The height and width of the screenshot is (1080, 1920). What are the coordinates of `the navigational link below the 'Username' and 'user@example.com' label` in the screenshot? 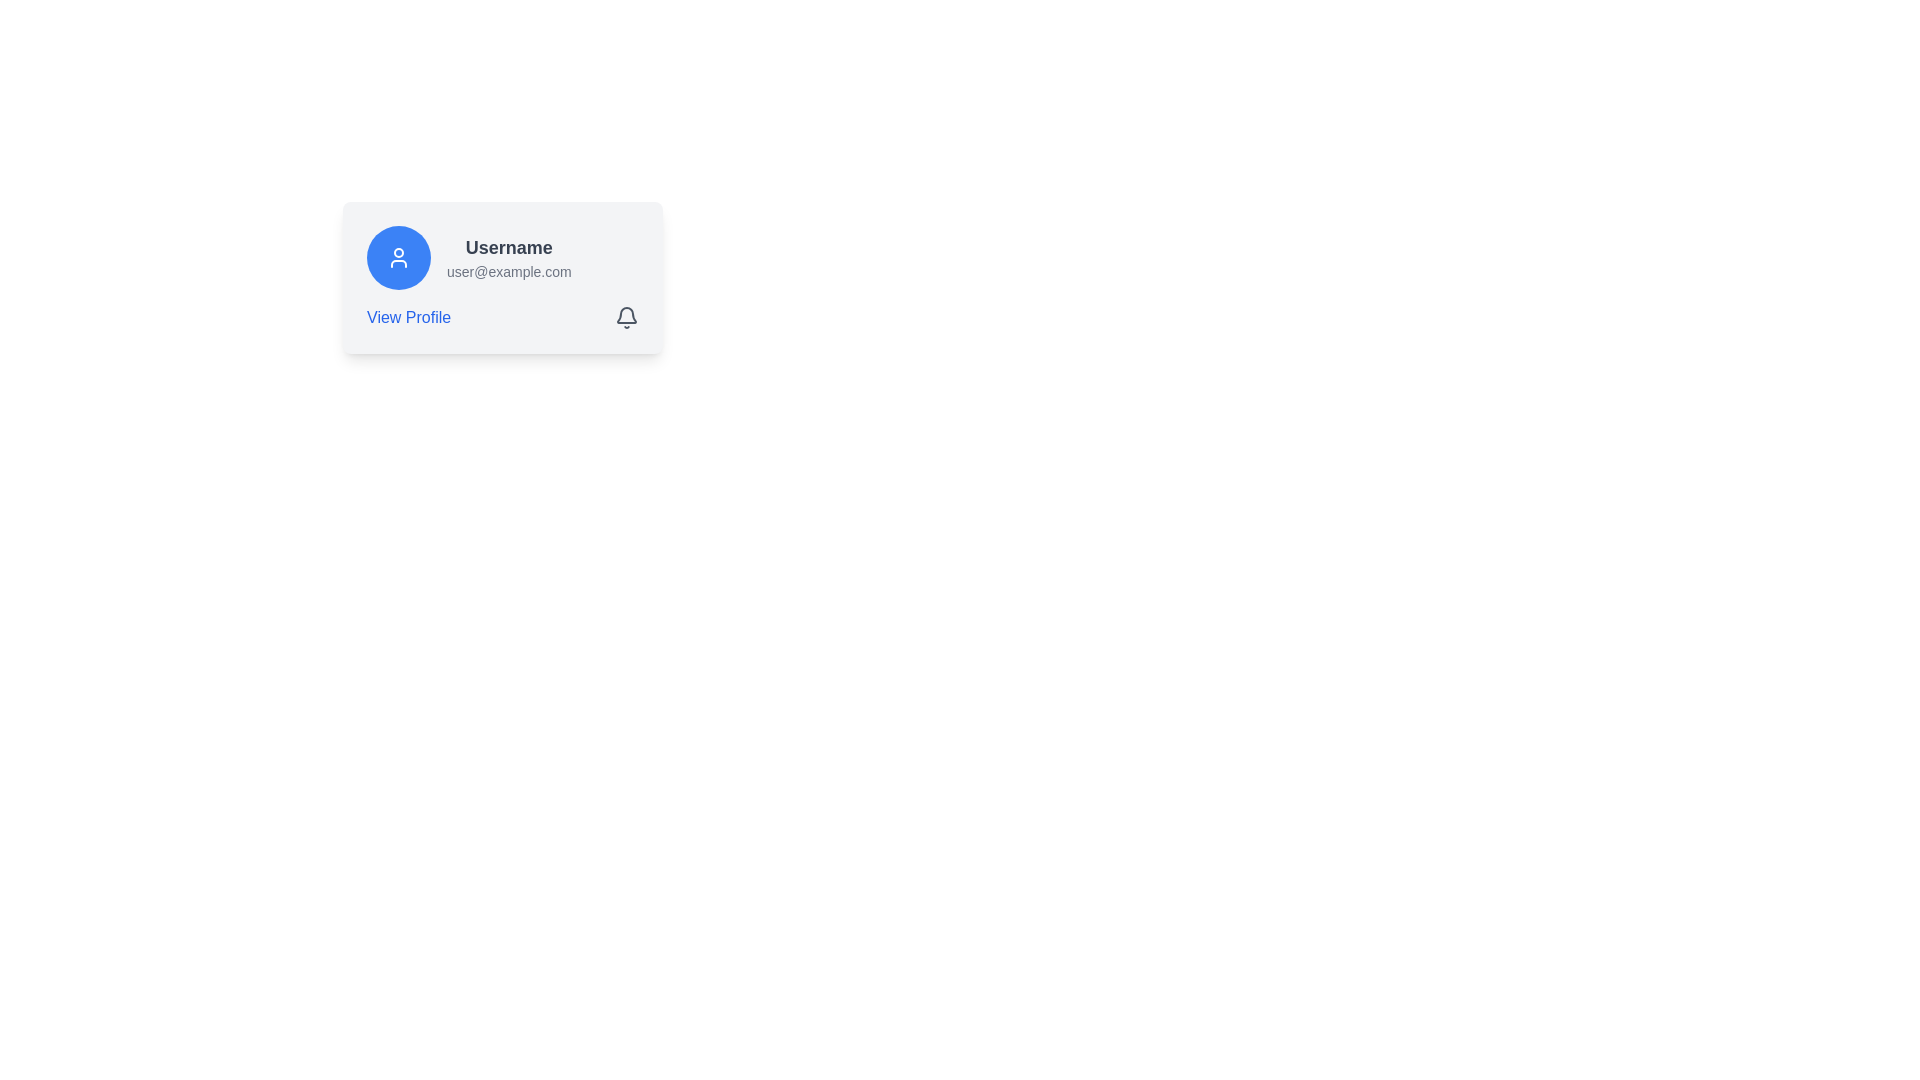 It's located at (408, 316).